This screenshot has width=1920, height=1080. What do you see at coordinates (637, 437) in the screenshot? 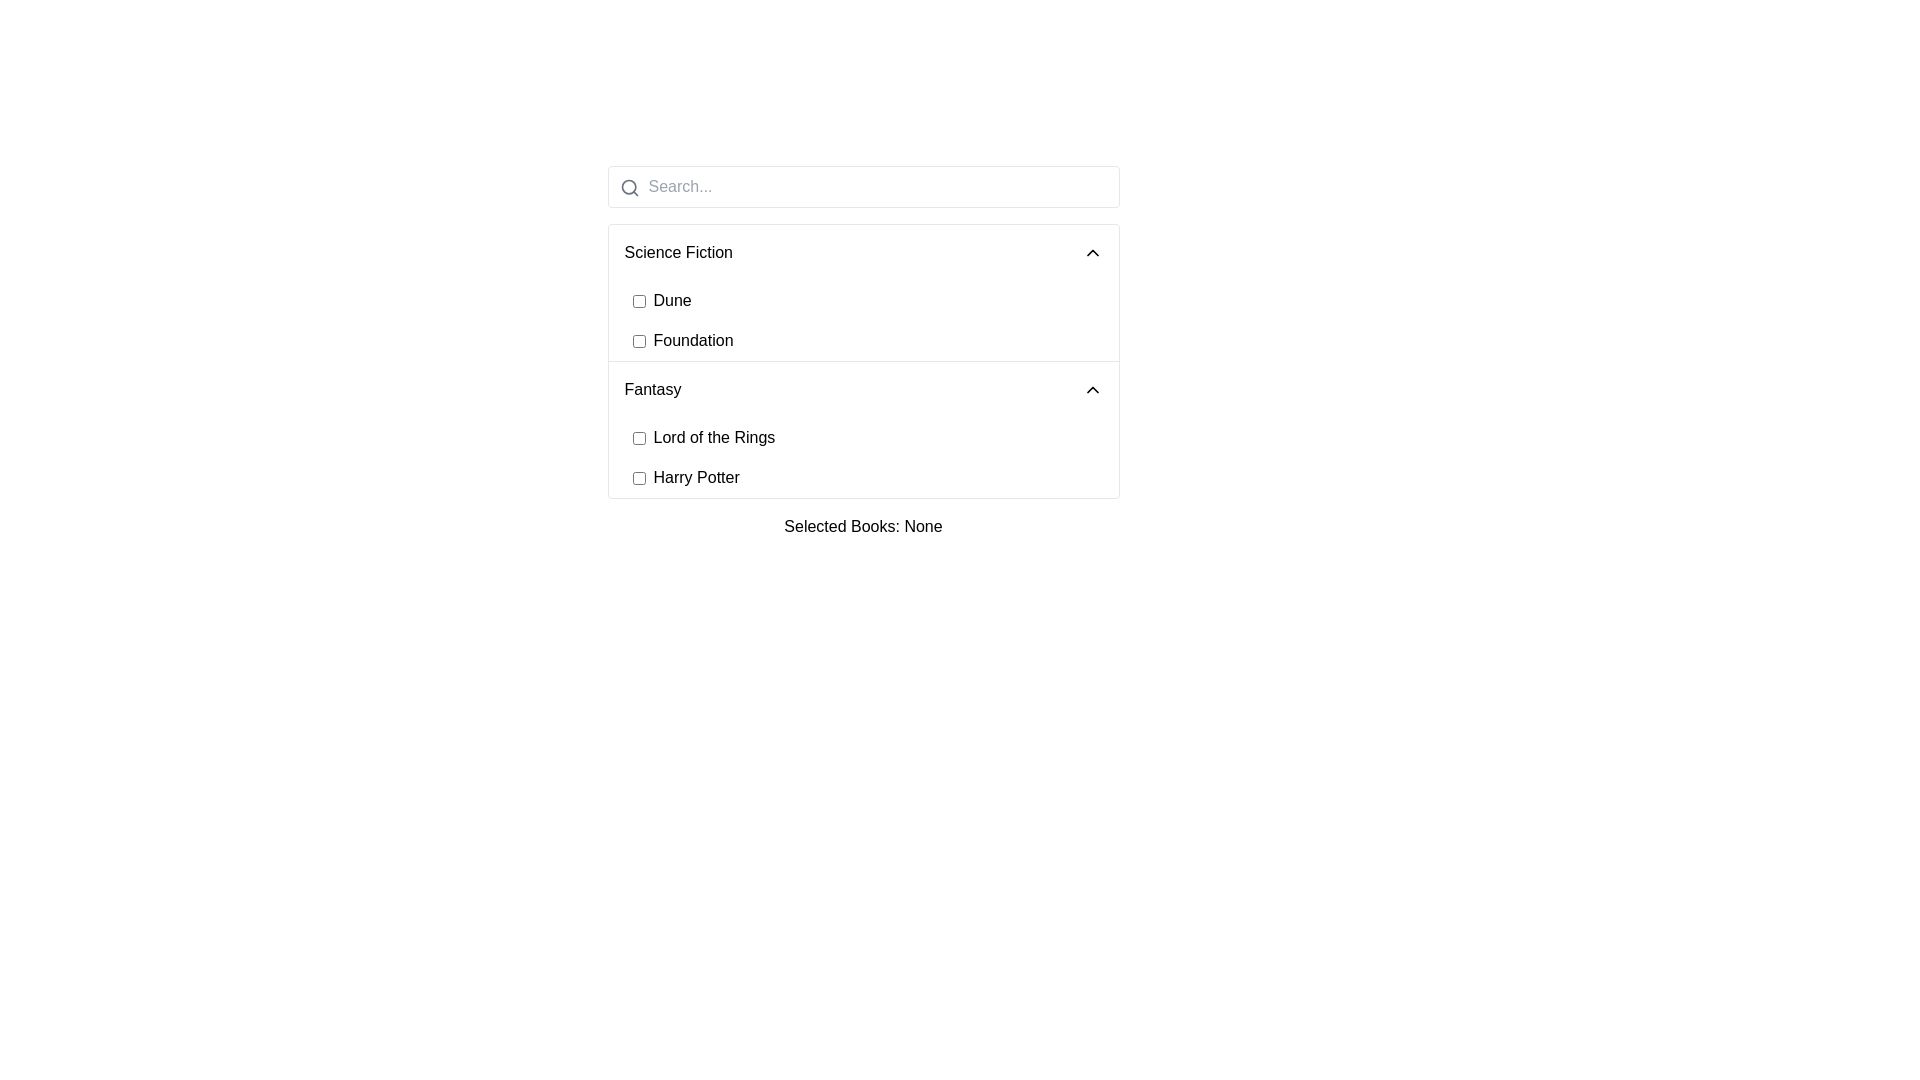
I see `the standard checkbox located to the left of the label 'Lord of the Rings' in the 'Fantasy' category` at bounding box center [637, 437].